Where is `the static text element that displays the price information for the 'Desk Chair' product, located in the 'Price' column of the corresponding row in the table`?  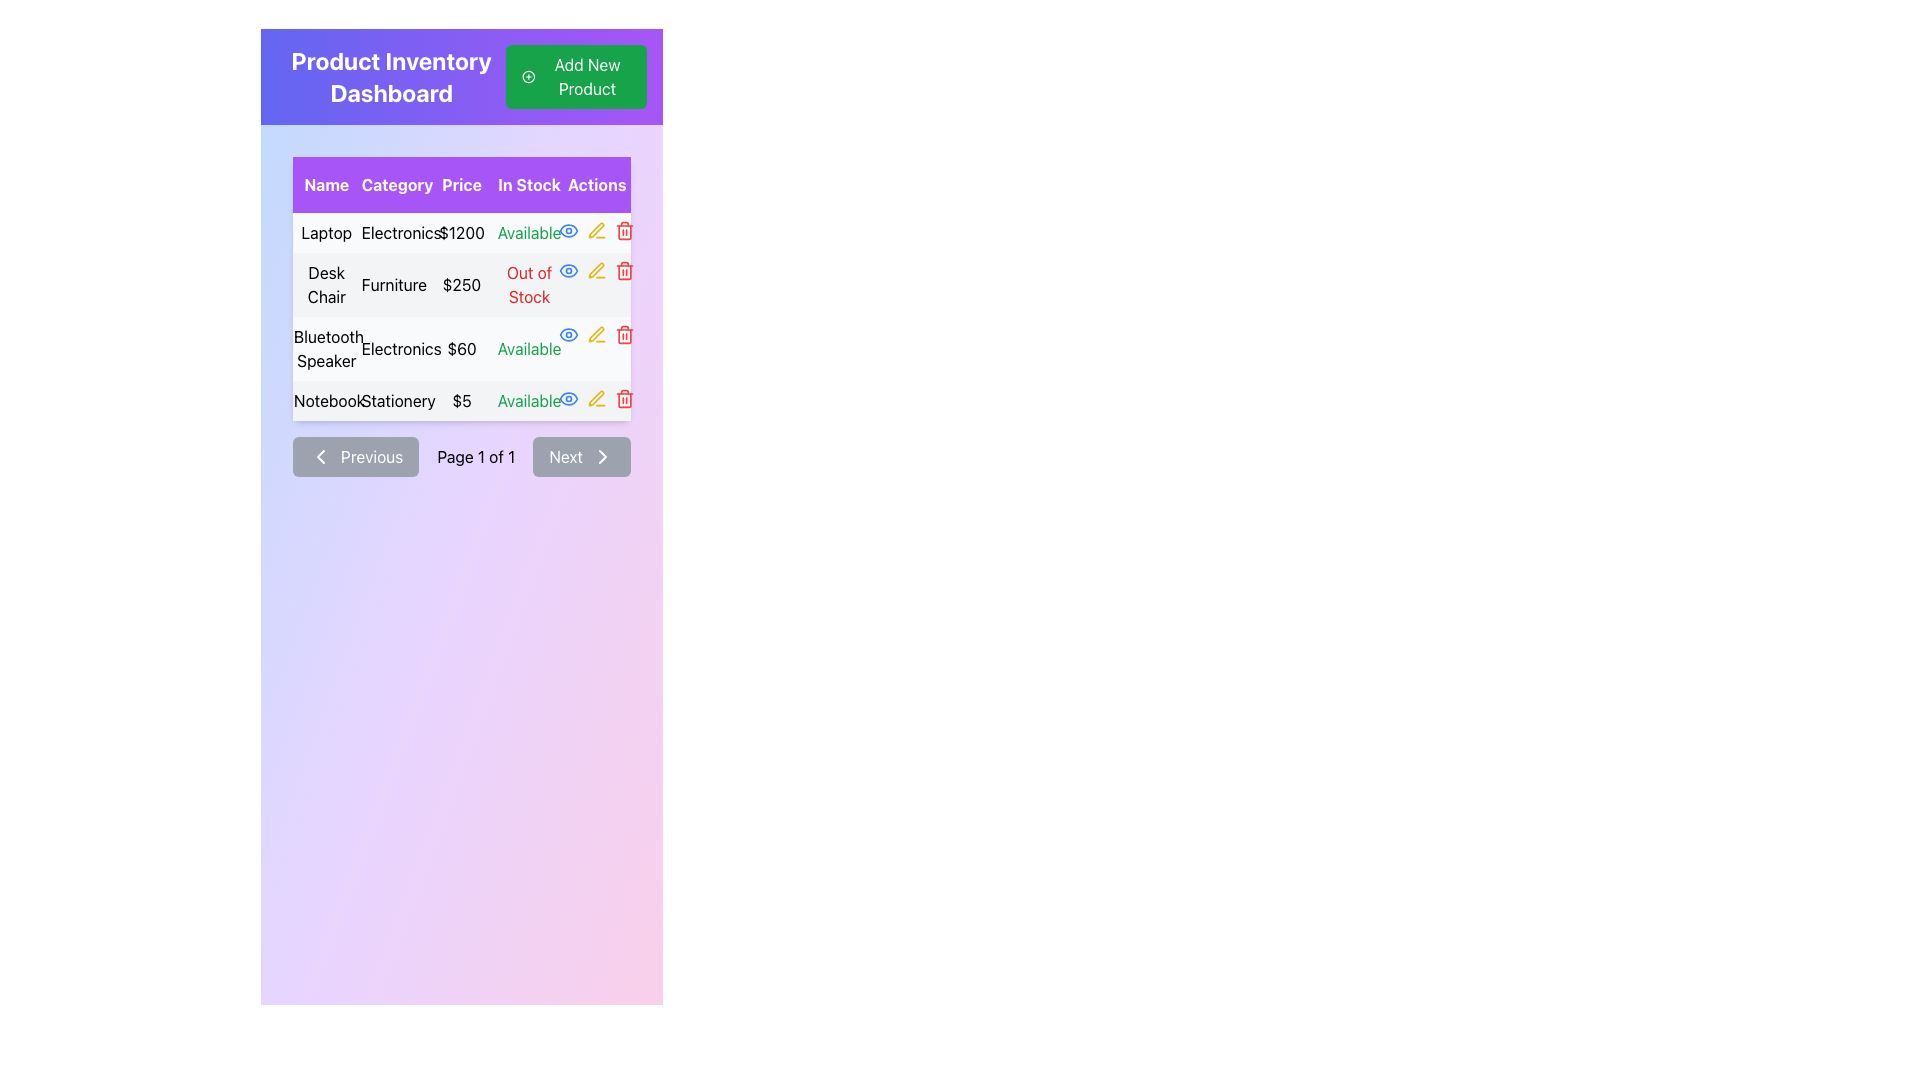
the static text element that displays the price information for the 'Desk Chair' product, located in the 'Price' column of the corresponding row in the table is located at coordinates (460, 285).